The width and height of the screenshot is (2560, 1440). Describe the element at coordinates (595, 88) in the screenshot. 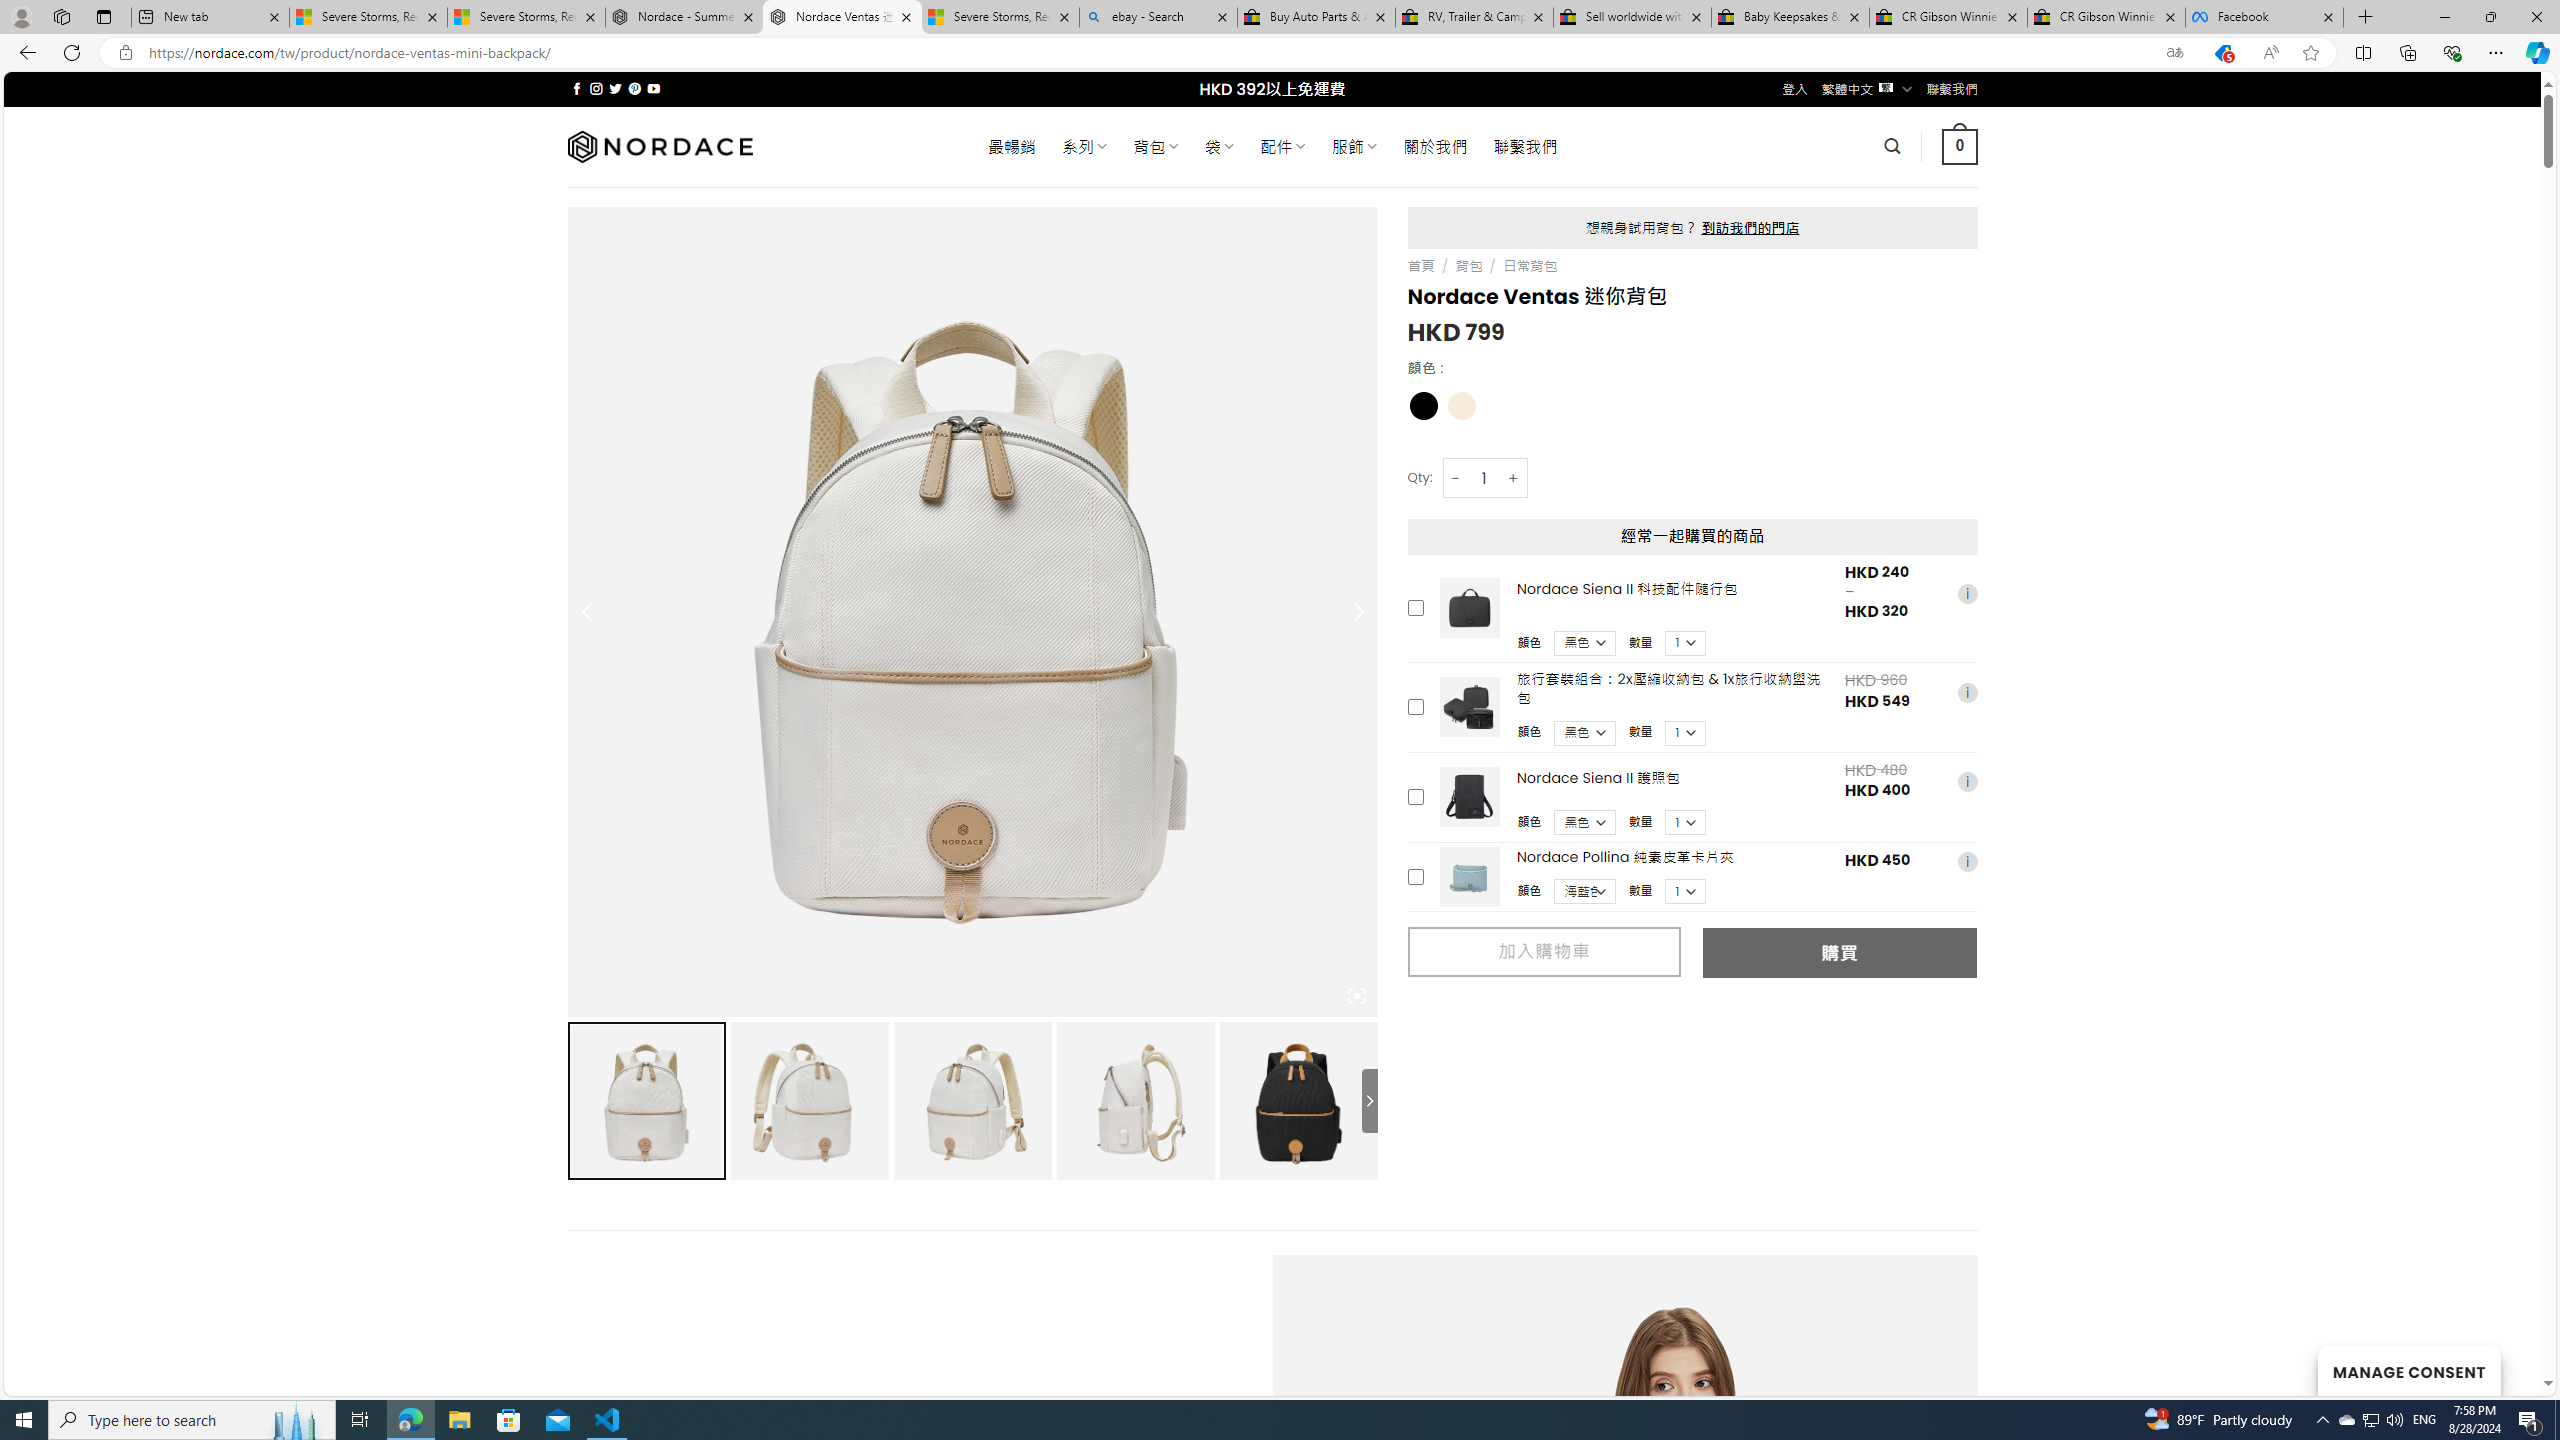

I see `'Follow on Instagram'` at that location.